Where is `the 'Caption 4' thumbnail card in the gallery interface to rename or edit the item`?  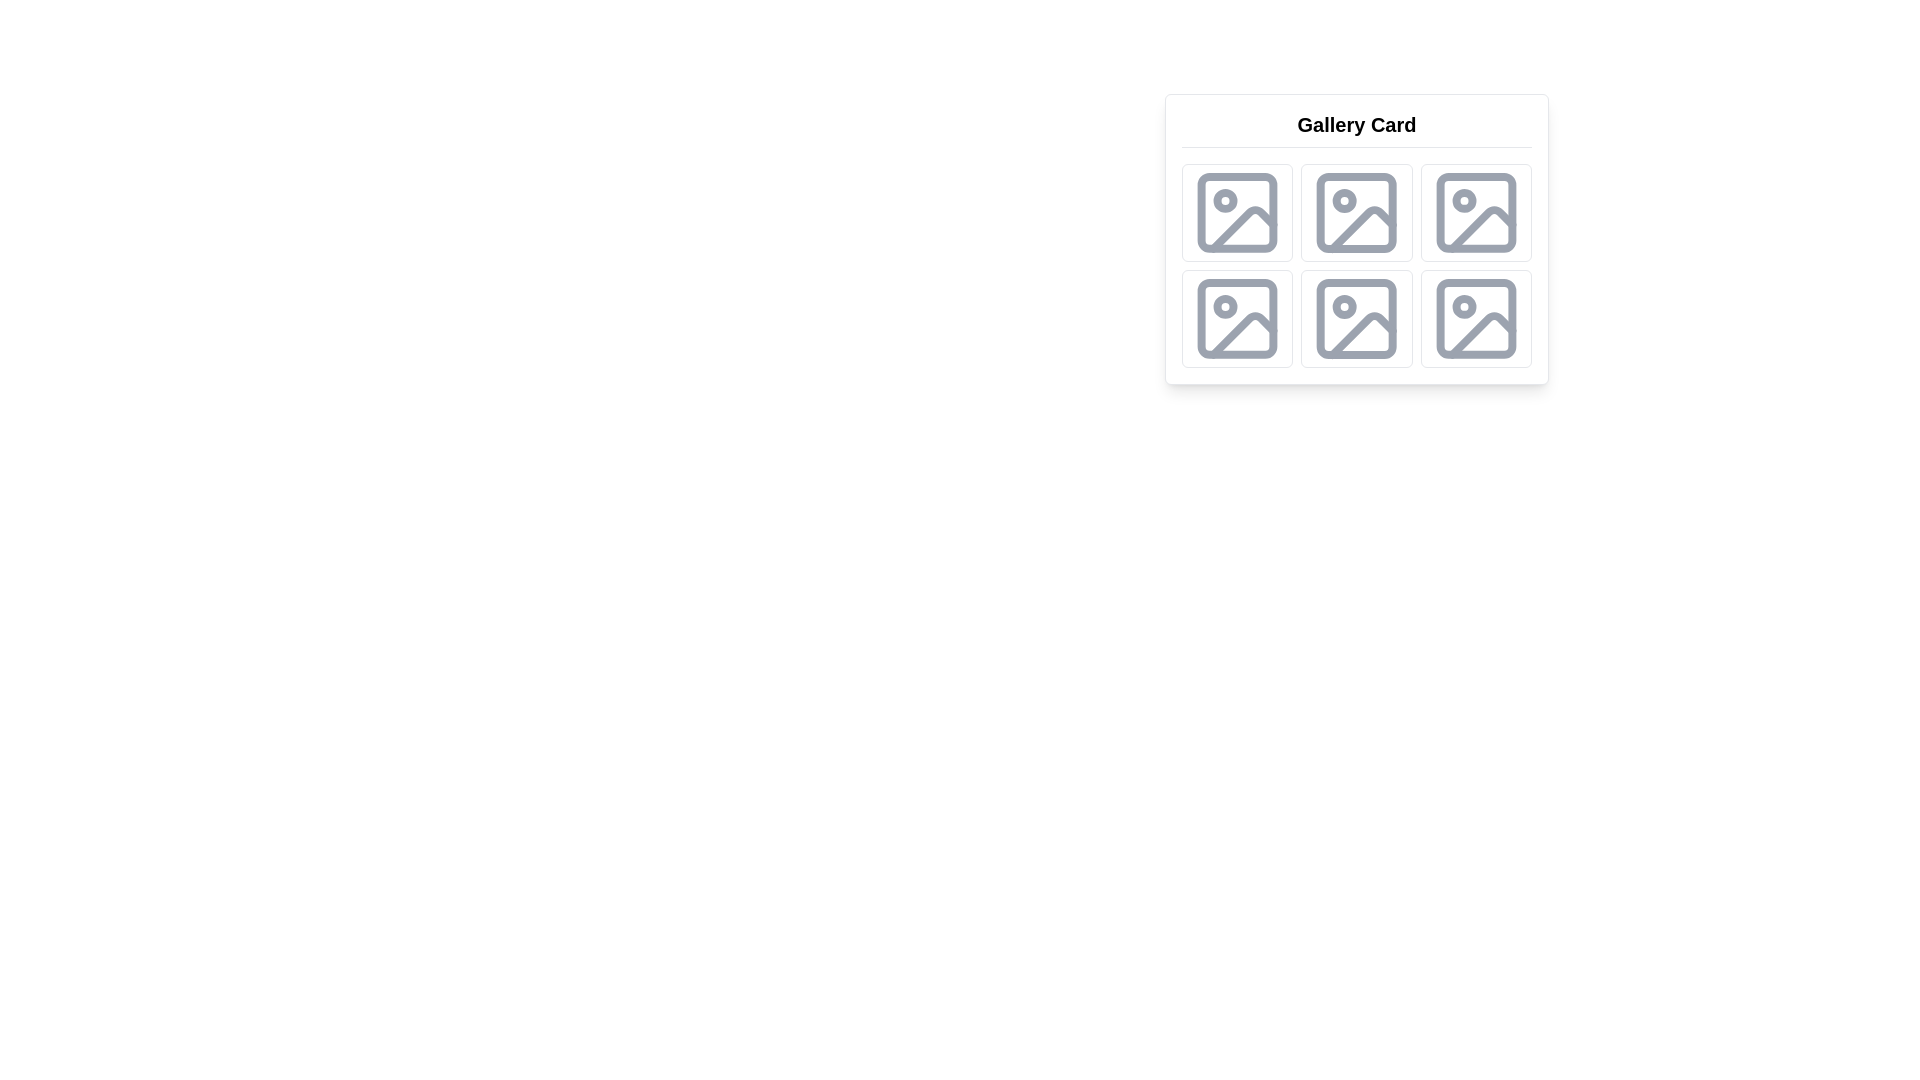
the 'Caption 4' thumbnail card in the gallery interface to rename or edit the item is located at coordinates (1236, 318).